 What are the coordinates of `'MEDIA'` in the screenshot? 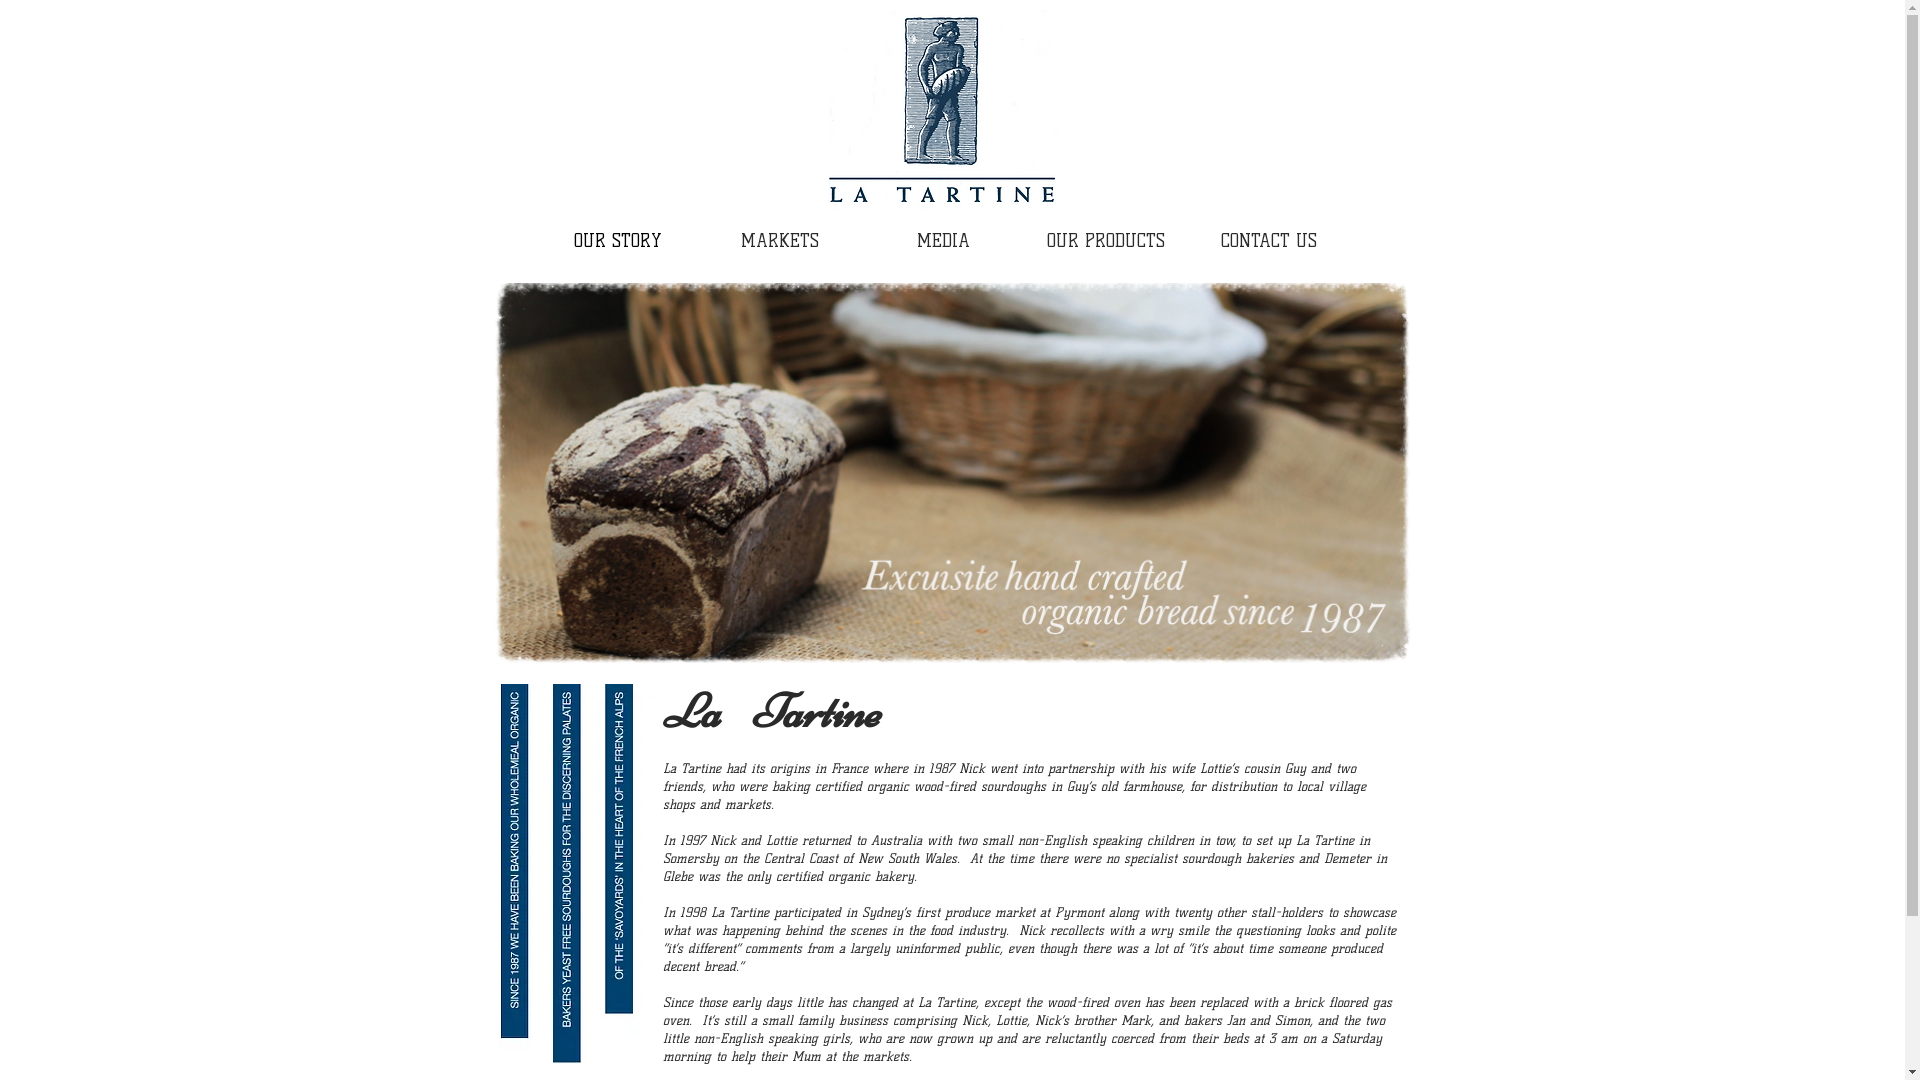 It's located at (942, 240).